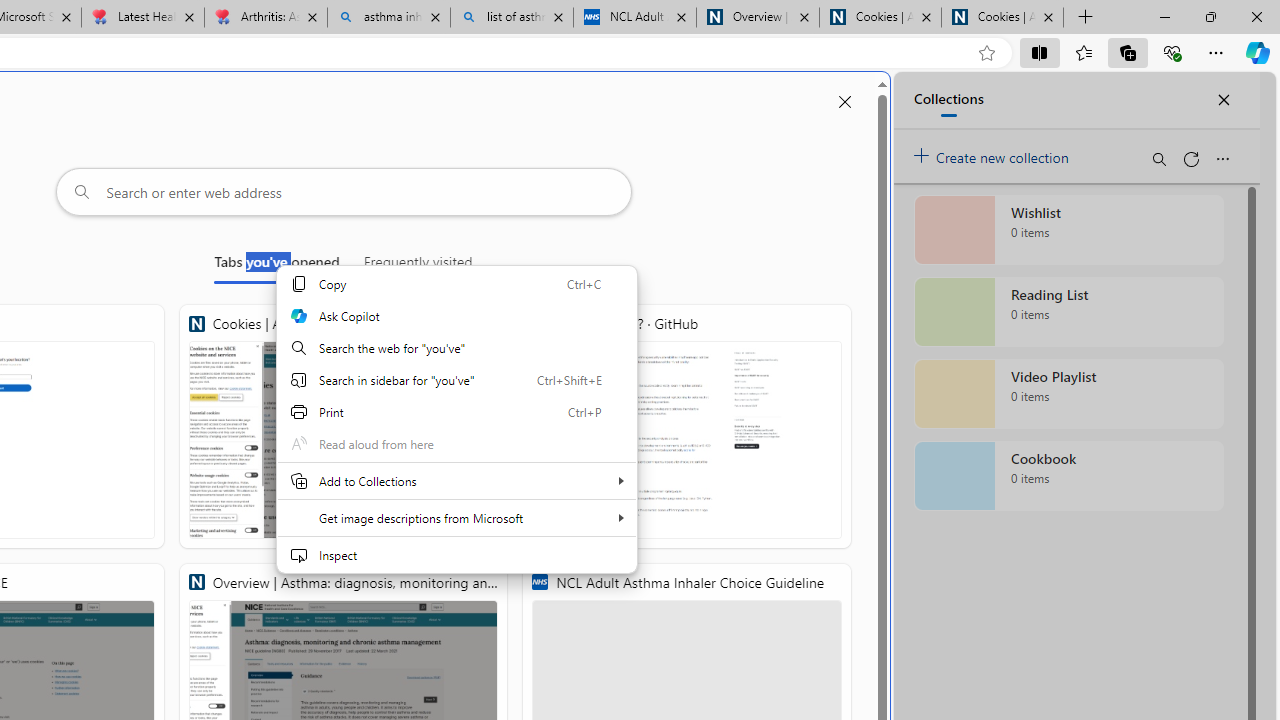  I want to click on 'Close split screen', so click(844, 102).